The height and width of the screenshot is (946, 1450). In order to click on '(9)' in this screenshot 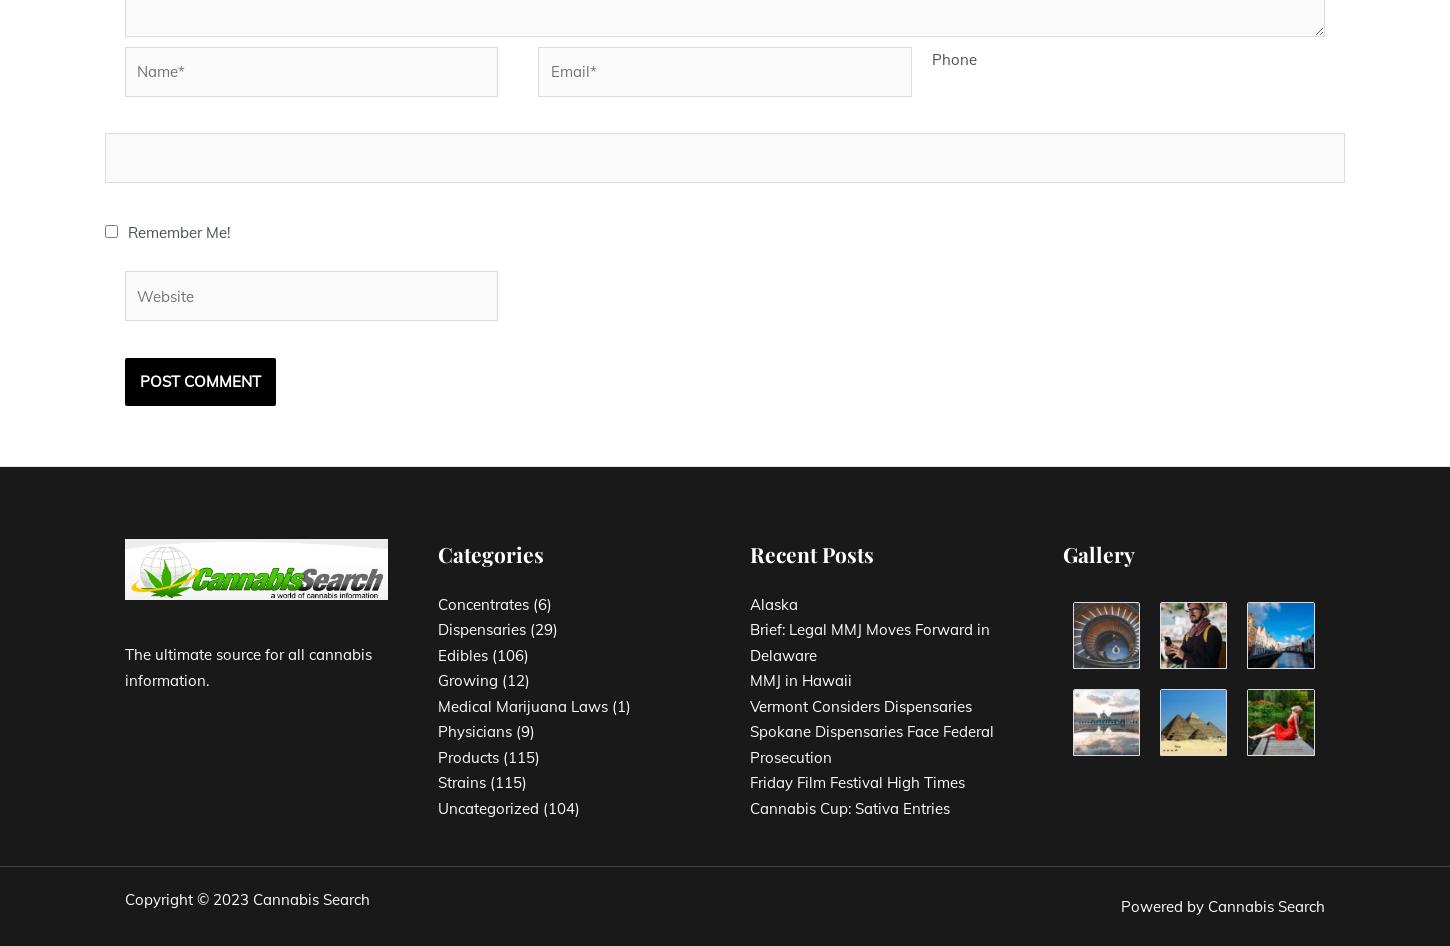, I will do `click(510, 730)`.